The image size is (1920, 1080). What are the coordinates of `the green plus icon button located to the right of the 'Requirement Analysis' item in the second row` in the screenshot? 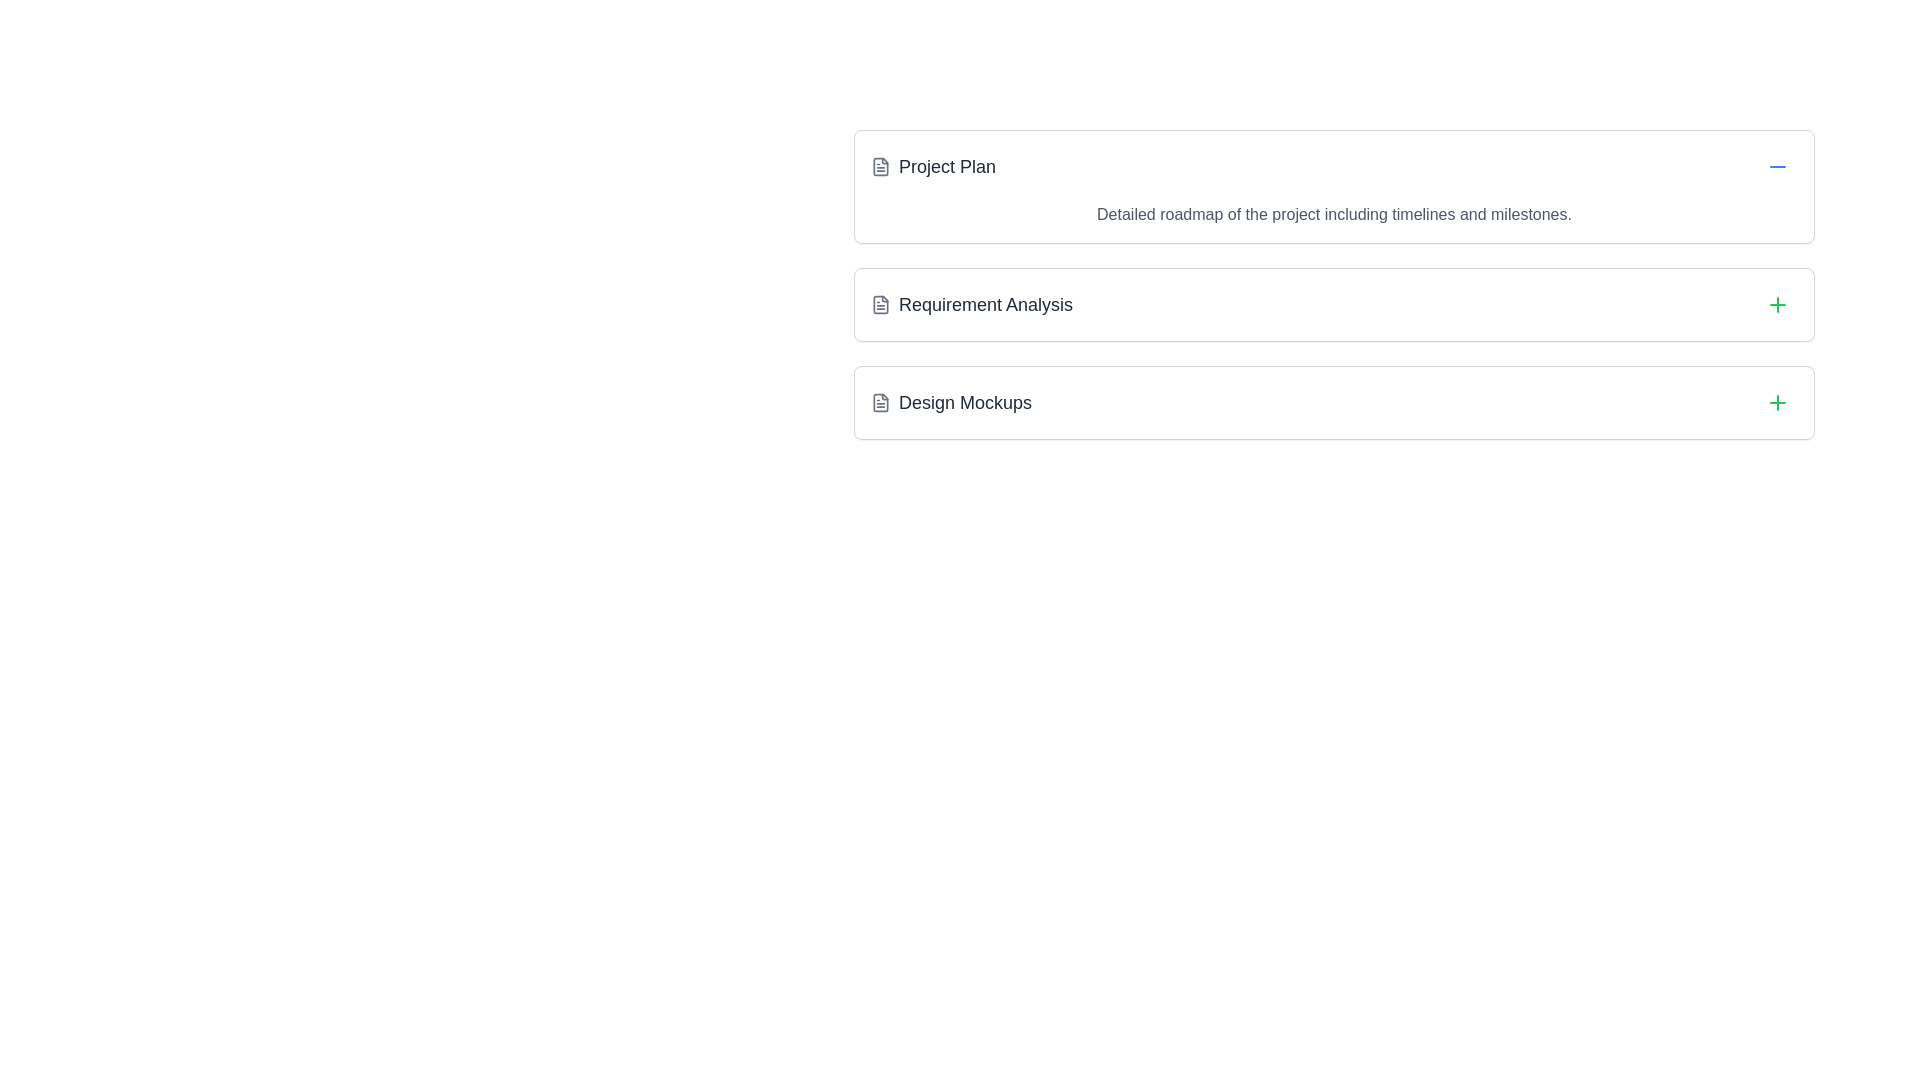 It's located at (1777, 402).